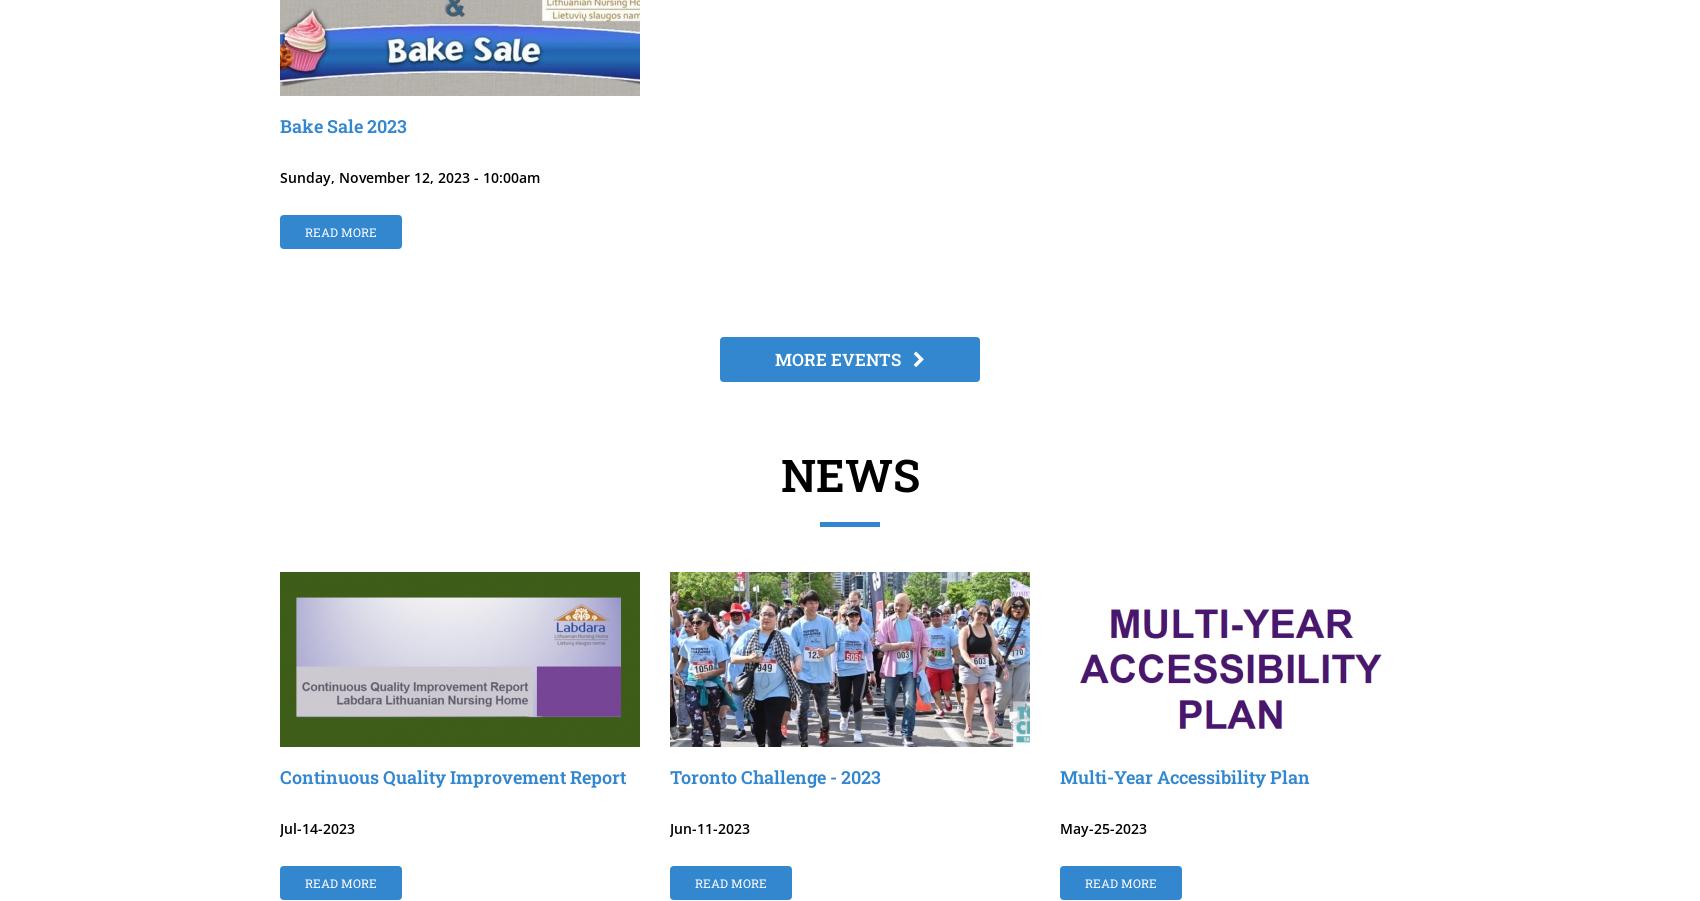 Image resolution: width=1700 pixels, height=901 pixels. What do you see at coordinates (1184, 776) in the screenshot?
I see `'Multi-Year Accessibility Plan'` at bounding box center [1184, 776].